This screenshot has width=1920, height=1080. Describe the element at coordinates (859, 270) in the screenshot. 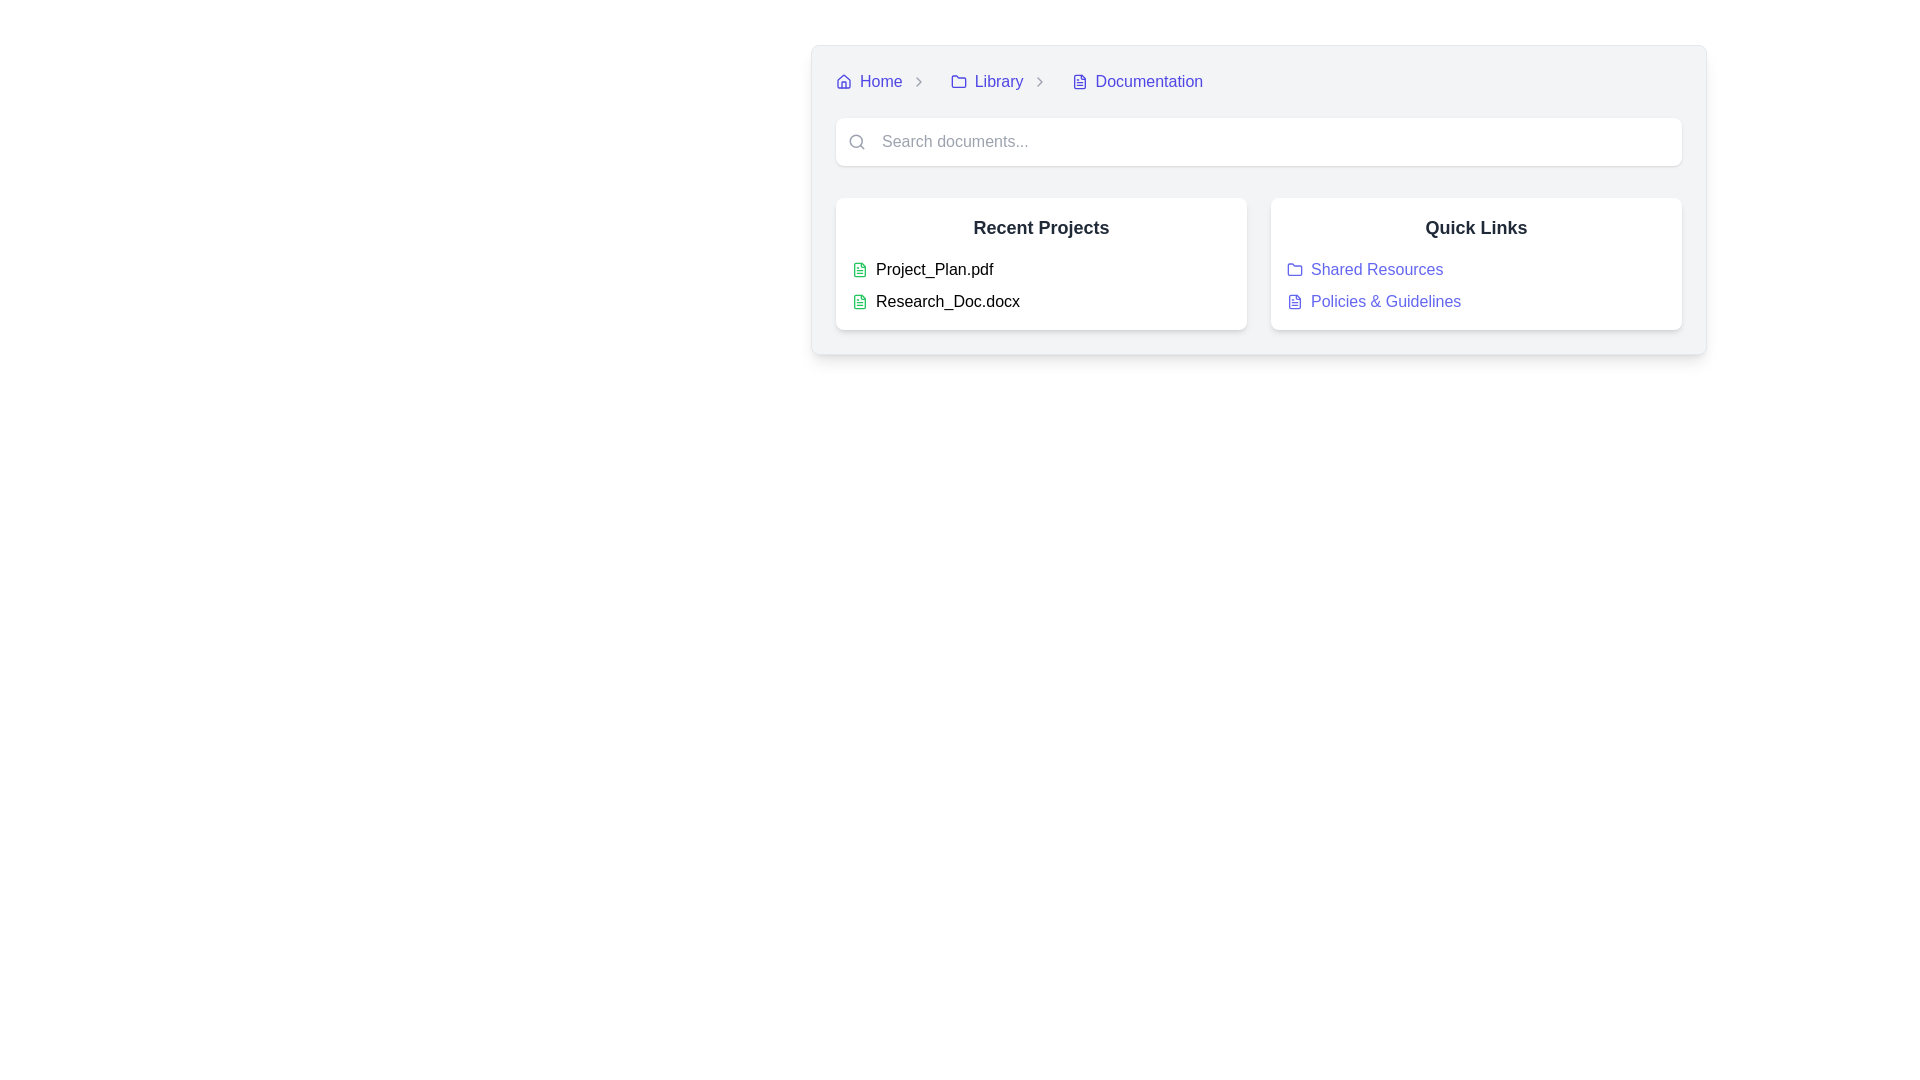

I see `the file icon resembling a page or document symbol located in the 'Recent Projects' section adjacent to the 'Project_Plan.pdf' label` at that location.